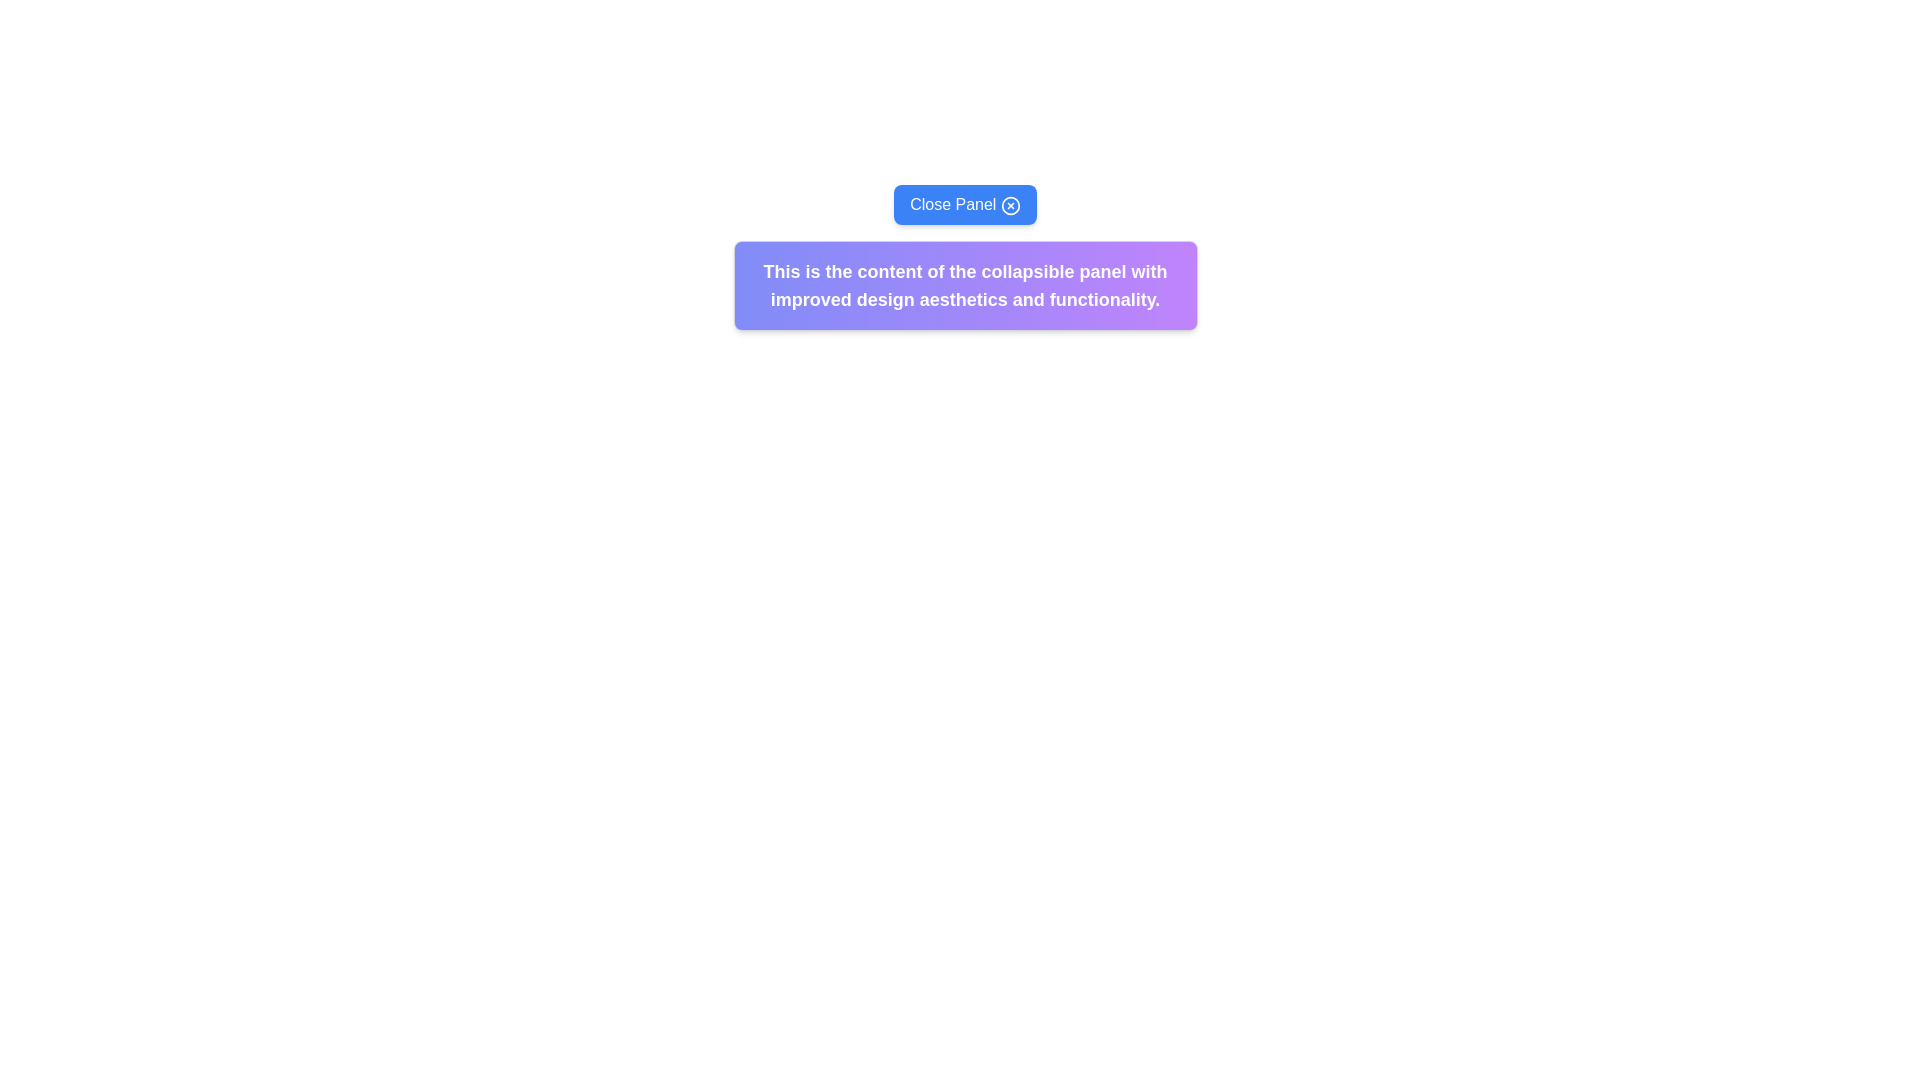 The height and width of the screenshot is (1080, 1920). I want to click on the center of the icon that is located to the right of the 'Close Panel' text within the button at the top of the content area, so click(1010, 205).